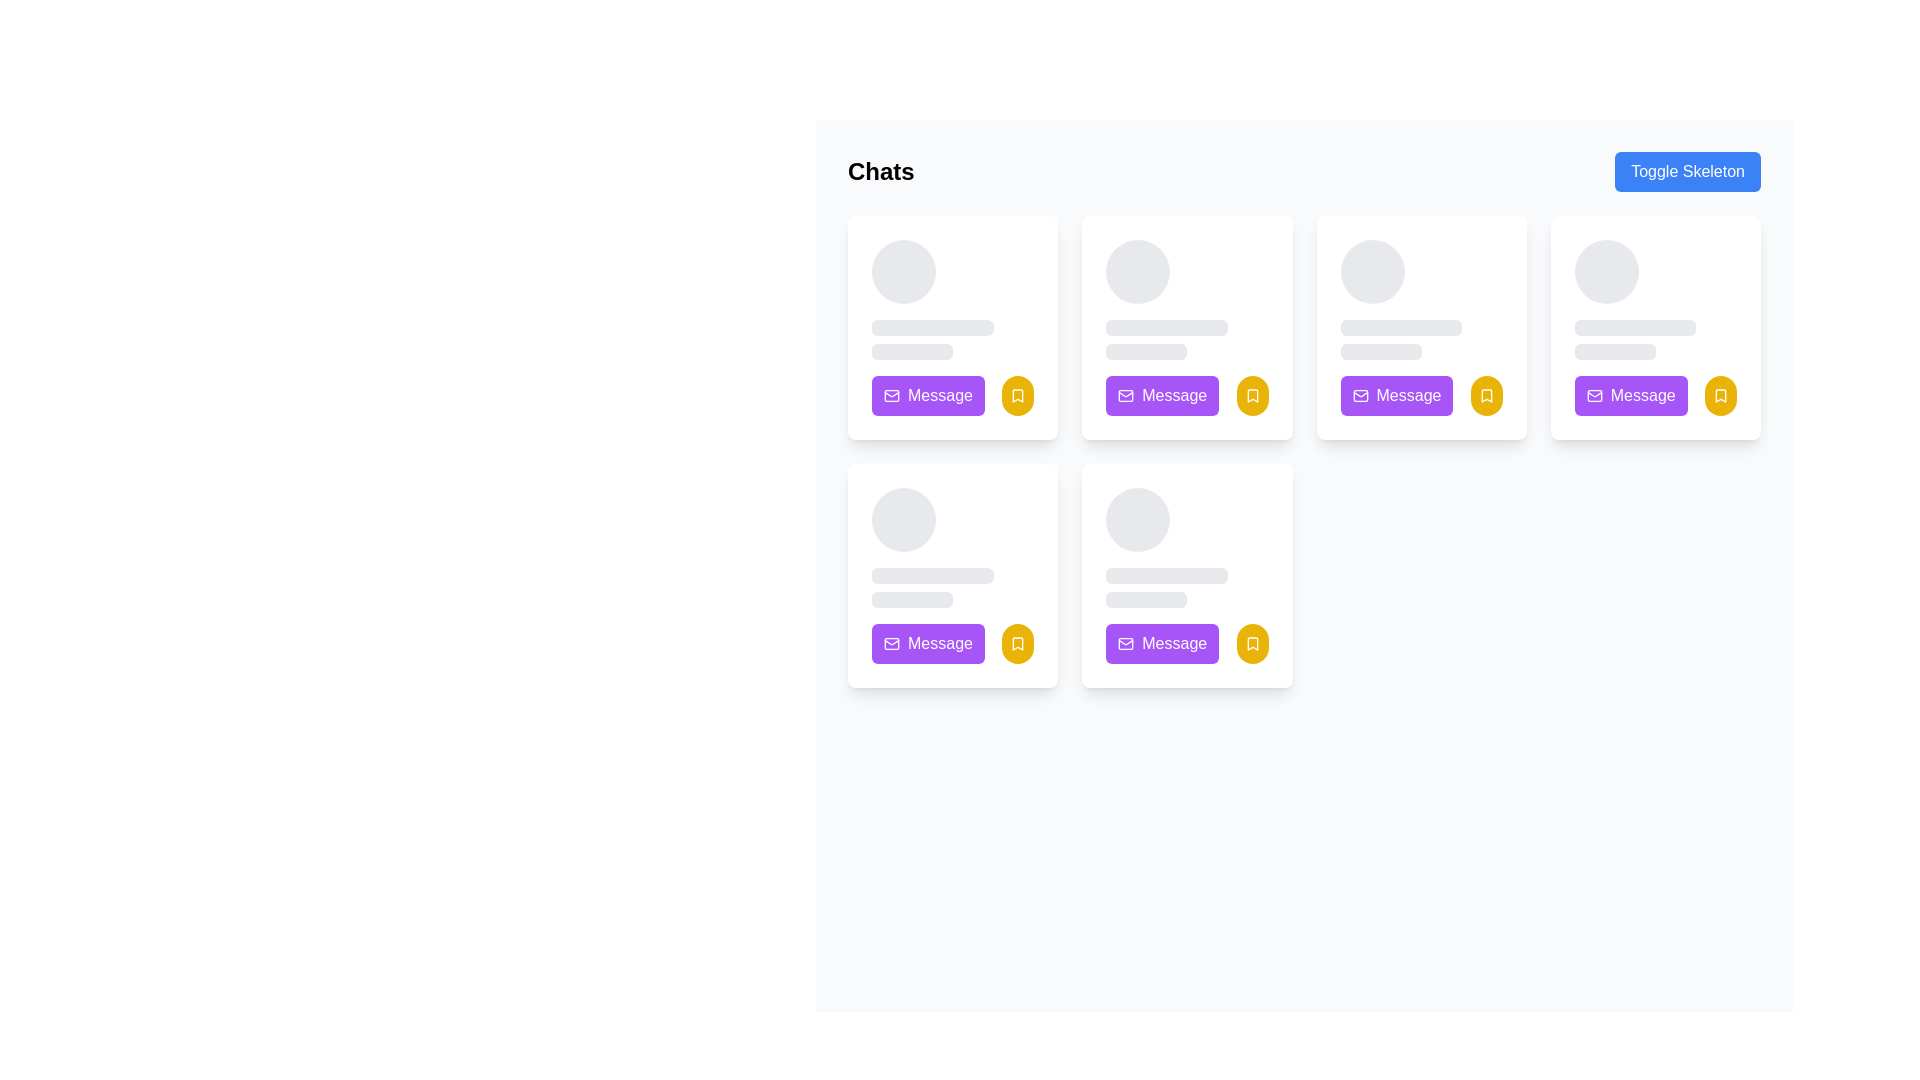  Describe the element at coordinates (1251, 396) in the screenshot. I see `the bookmark toggle button located in the second column of the top row of the card components grid` at that location.